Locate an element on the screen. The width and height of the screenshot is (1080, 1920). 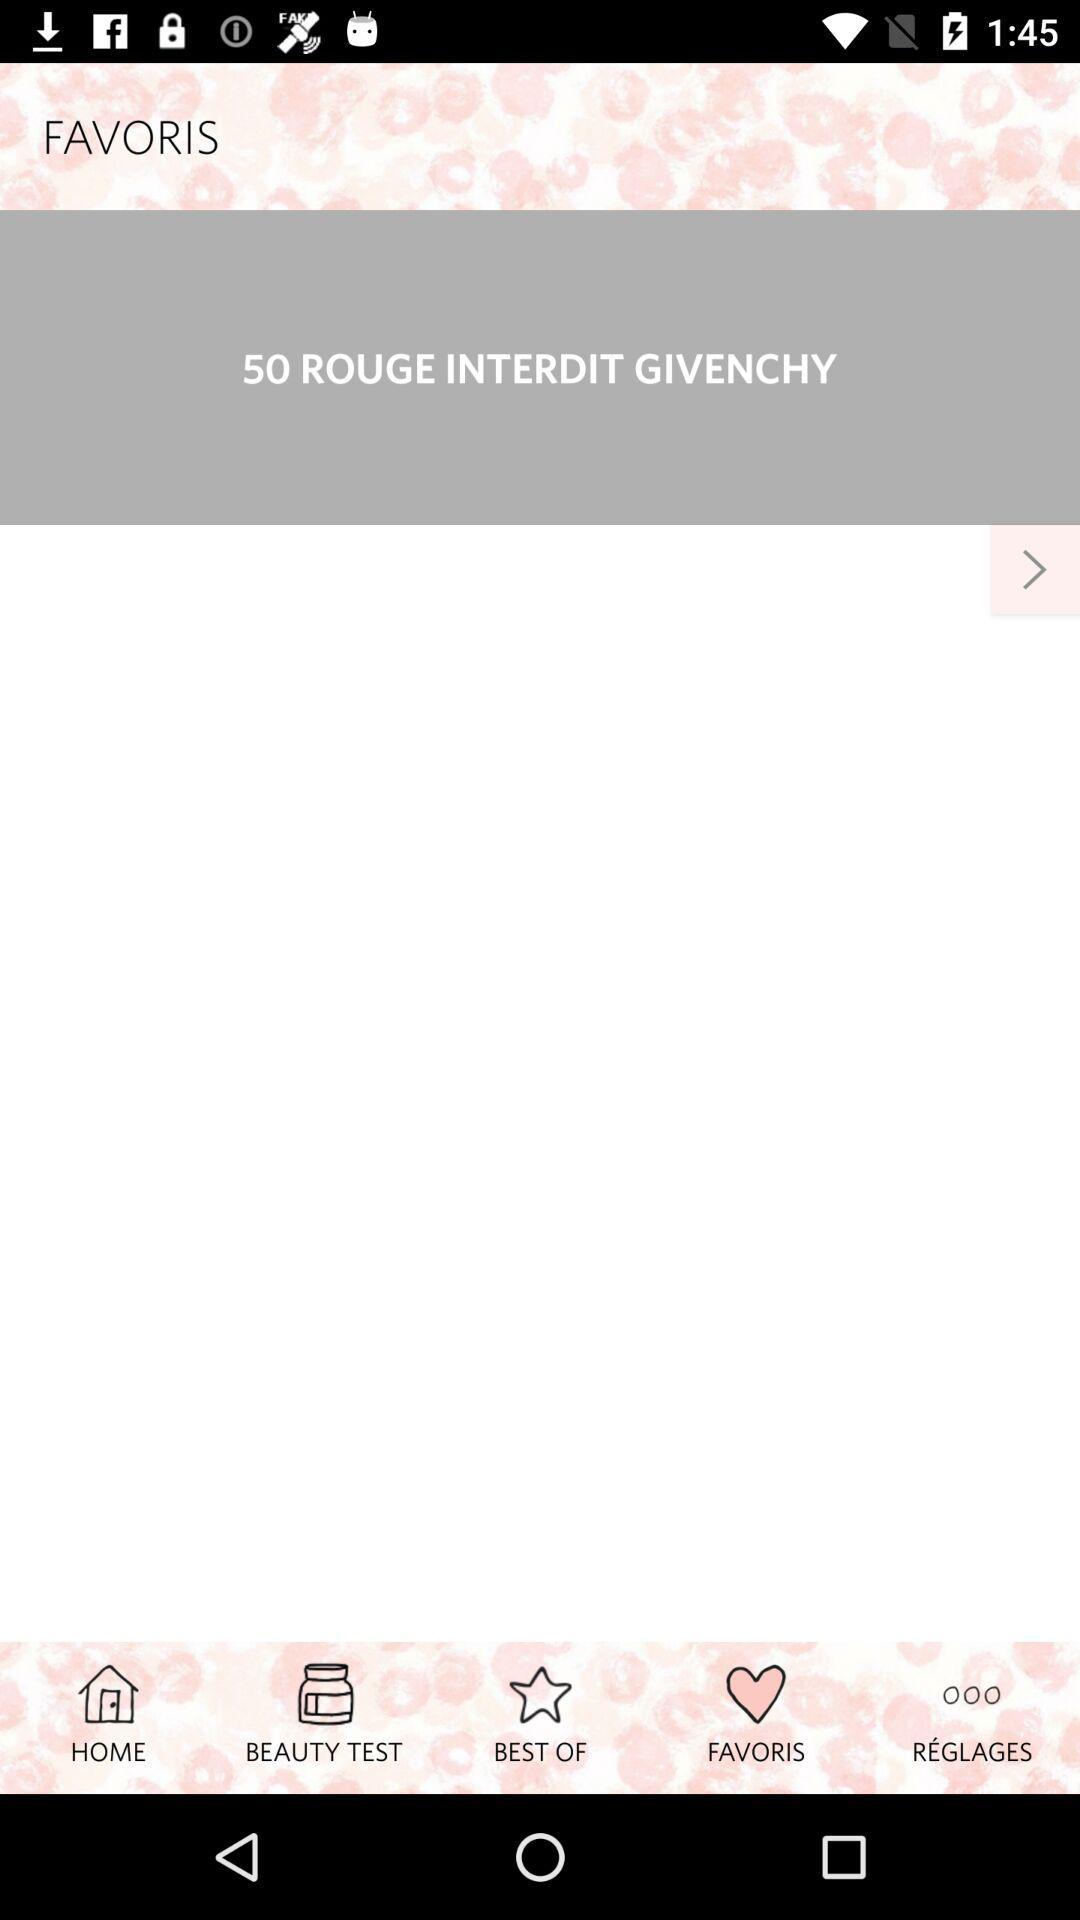
item next to the beauty test is located at coordinates (540, 1716).